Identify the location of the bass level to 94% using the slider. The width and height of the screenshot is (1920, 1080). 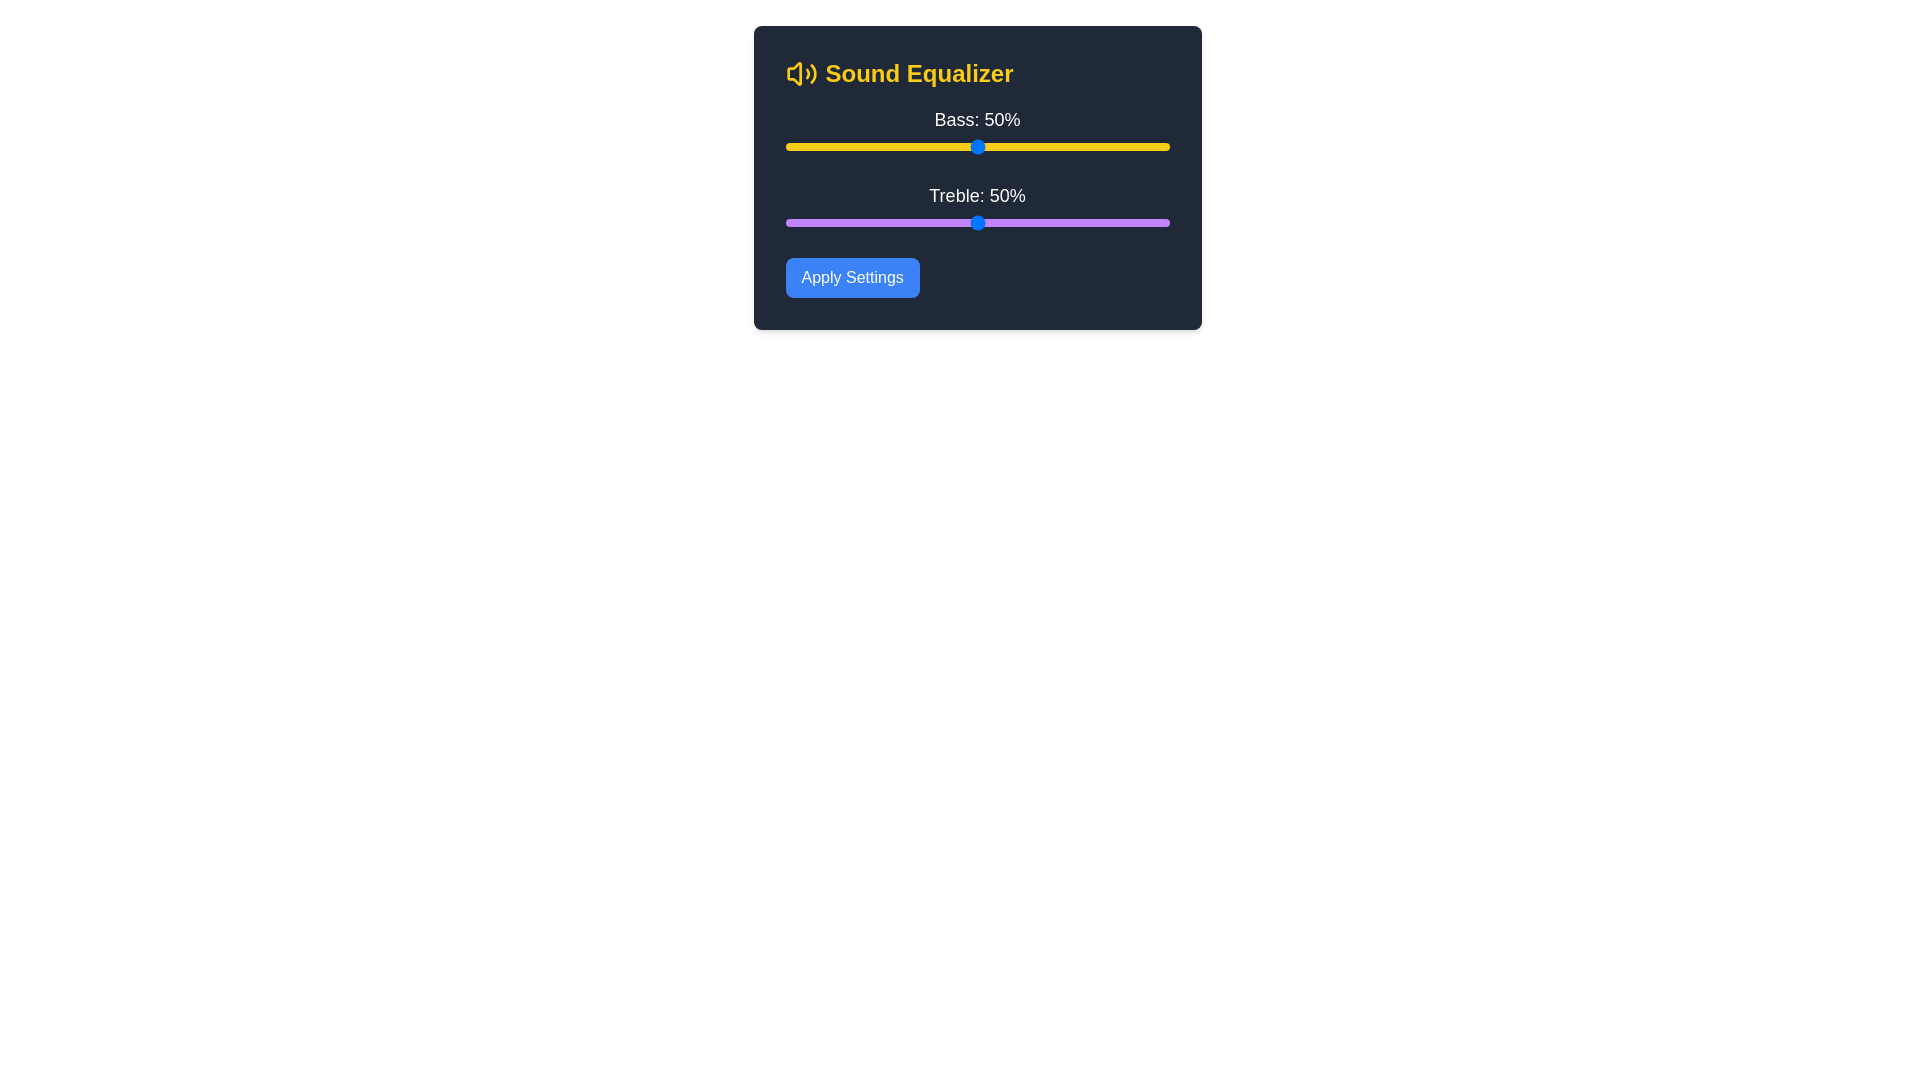
(1146, 145).